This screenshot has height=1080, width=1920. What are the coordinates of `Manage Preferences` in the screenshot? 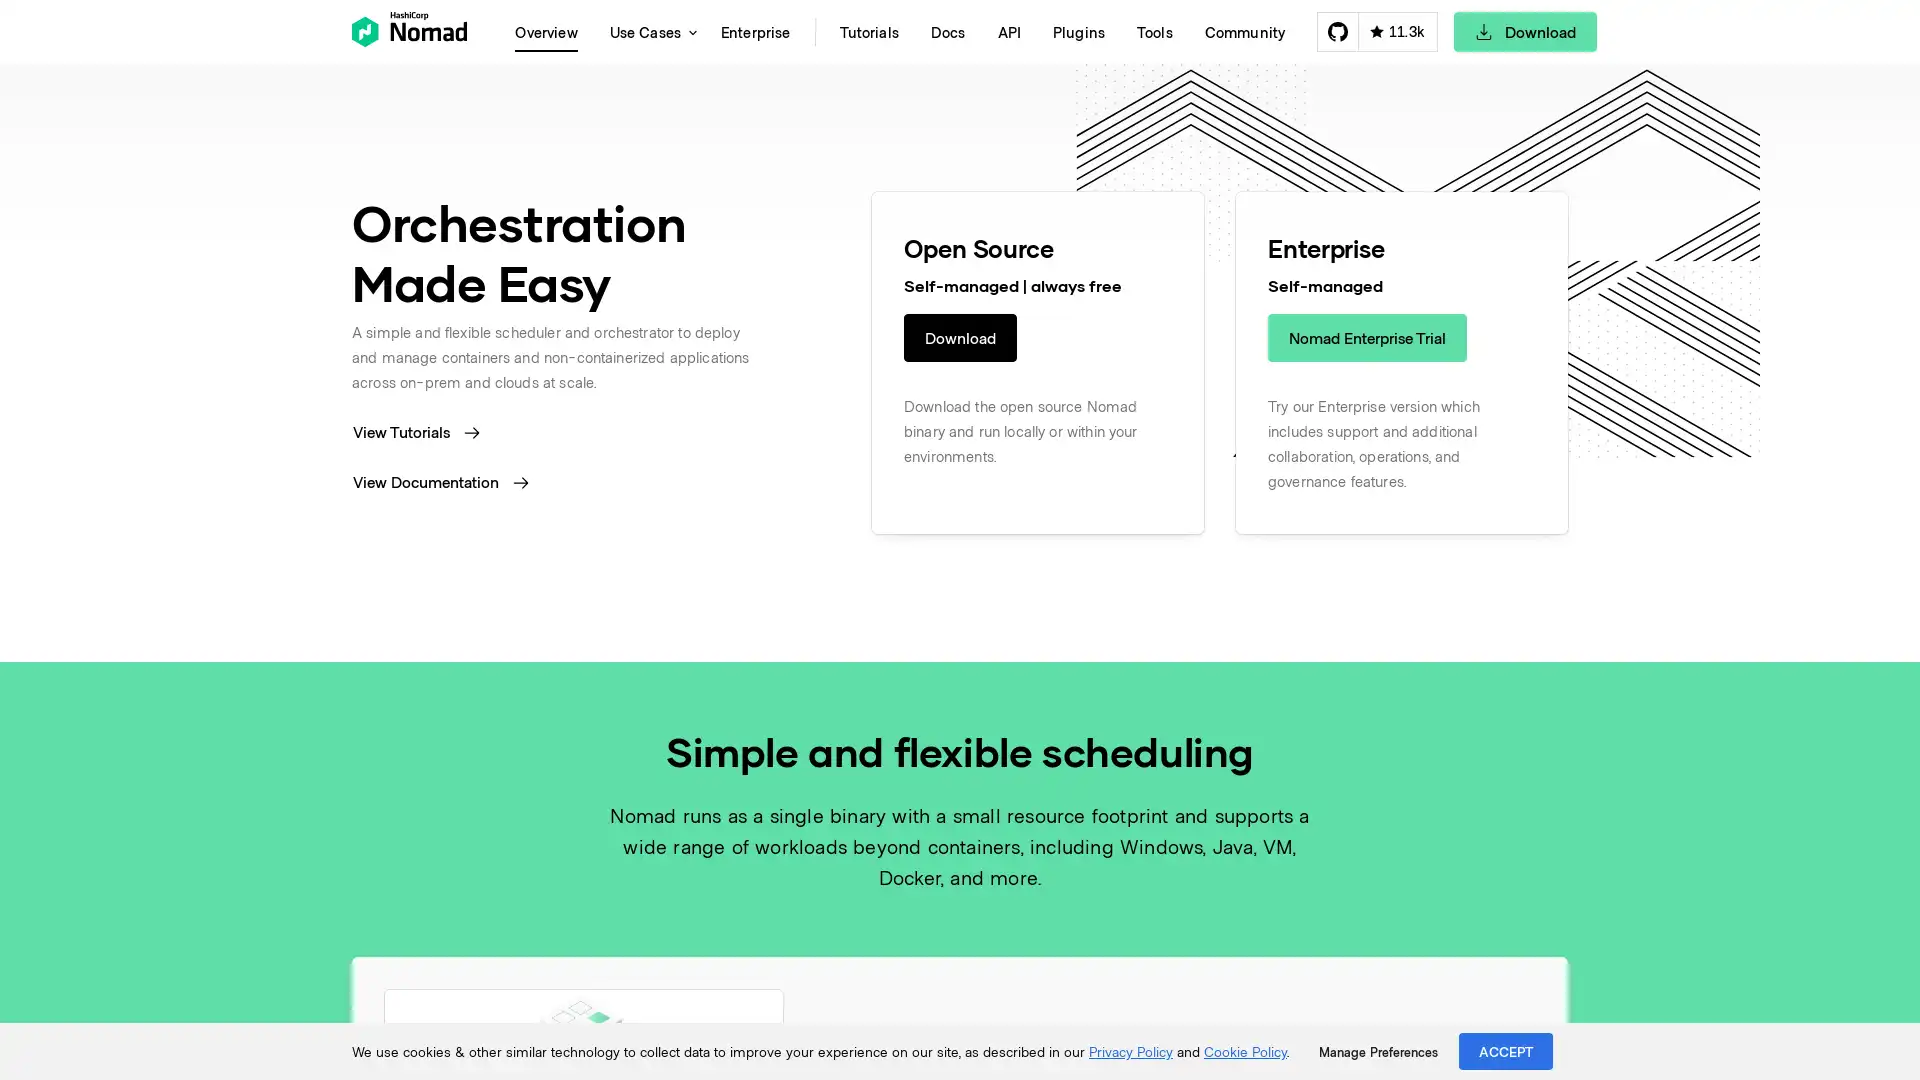 It's located at (1377, 1051).